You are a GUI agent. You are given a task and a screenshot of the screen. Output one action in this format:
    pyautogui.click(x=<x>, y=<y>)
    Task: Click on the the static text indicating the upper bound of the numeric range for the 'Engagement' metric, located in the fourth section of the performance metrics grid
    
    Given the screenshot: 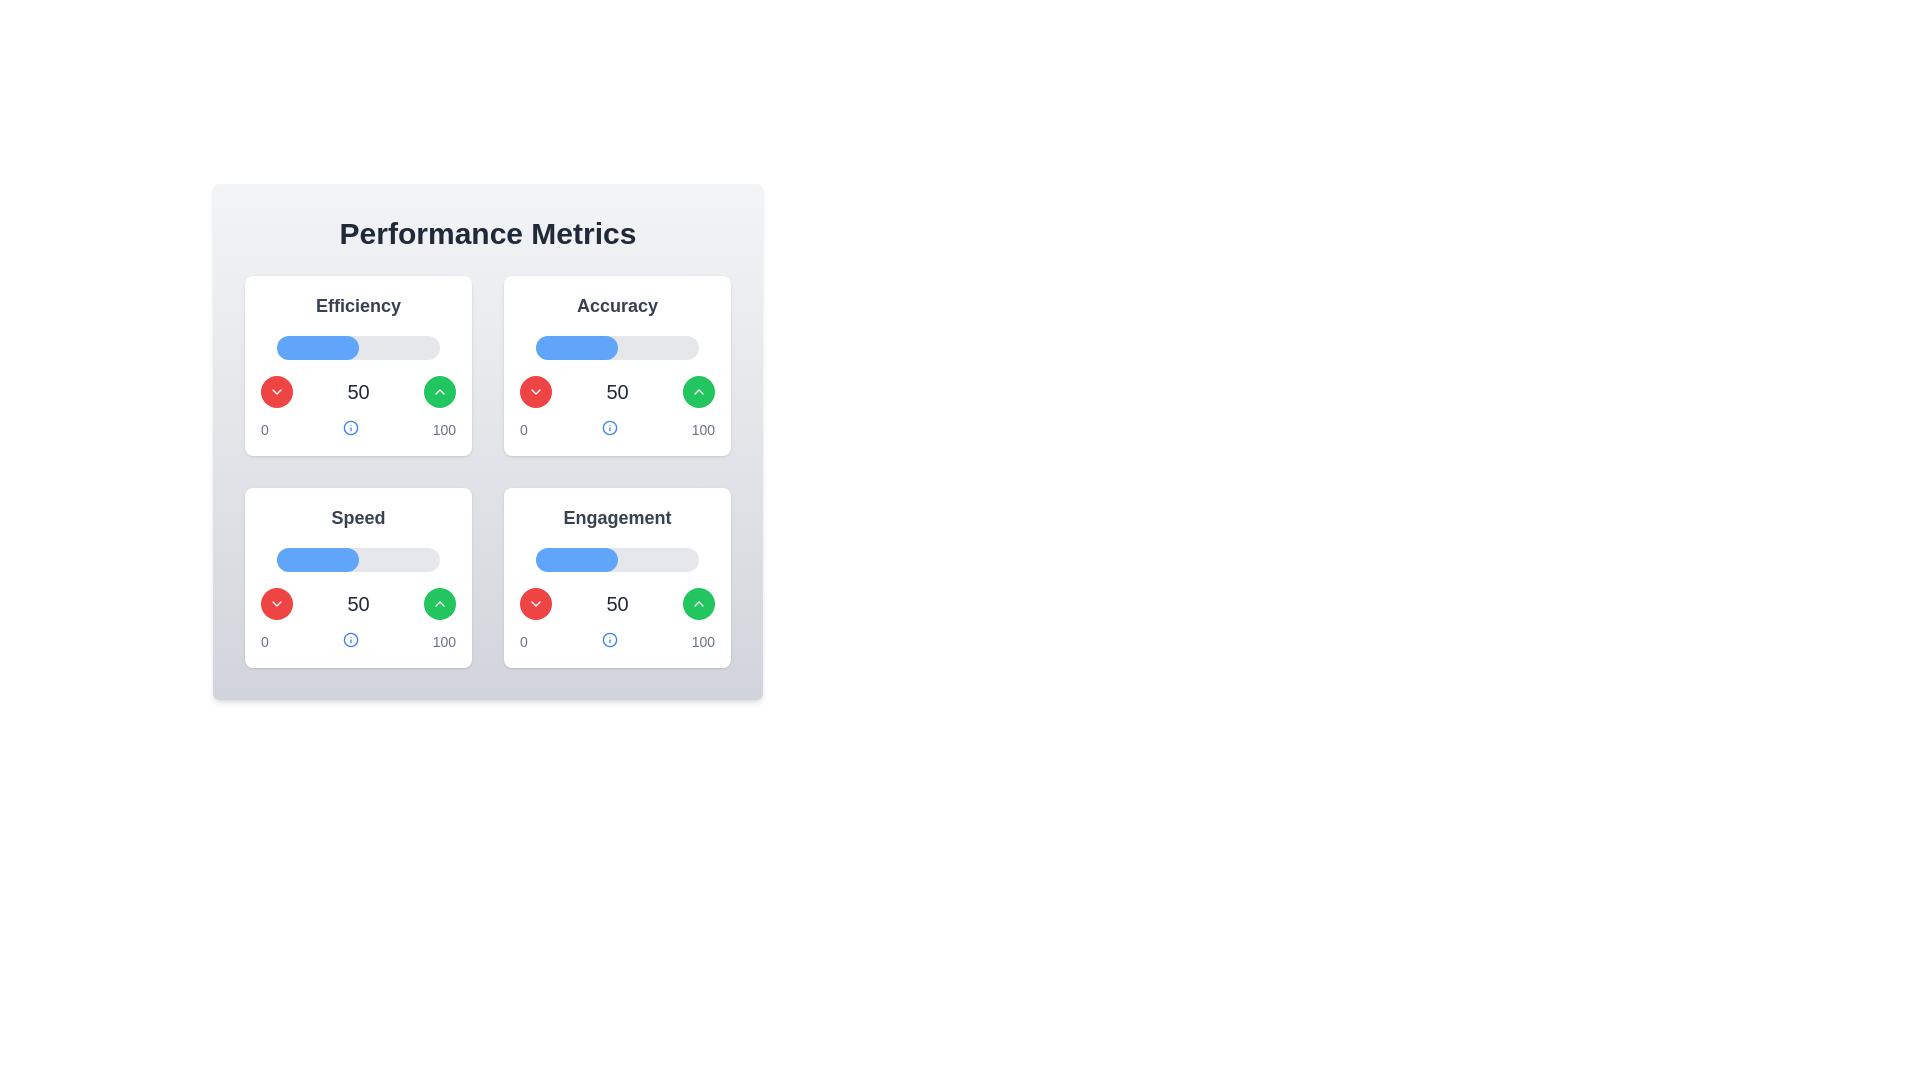 What is the action you would take?
    pyautogui.click(x=443, y=641)
    